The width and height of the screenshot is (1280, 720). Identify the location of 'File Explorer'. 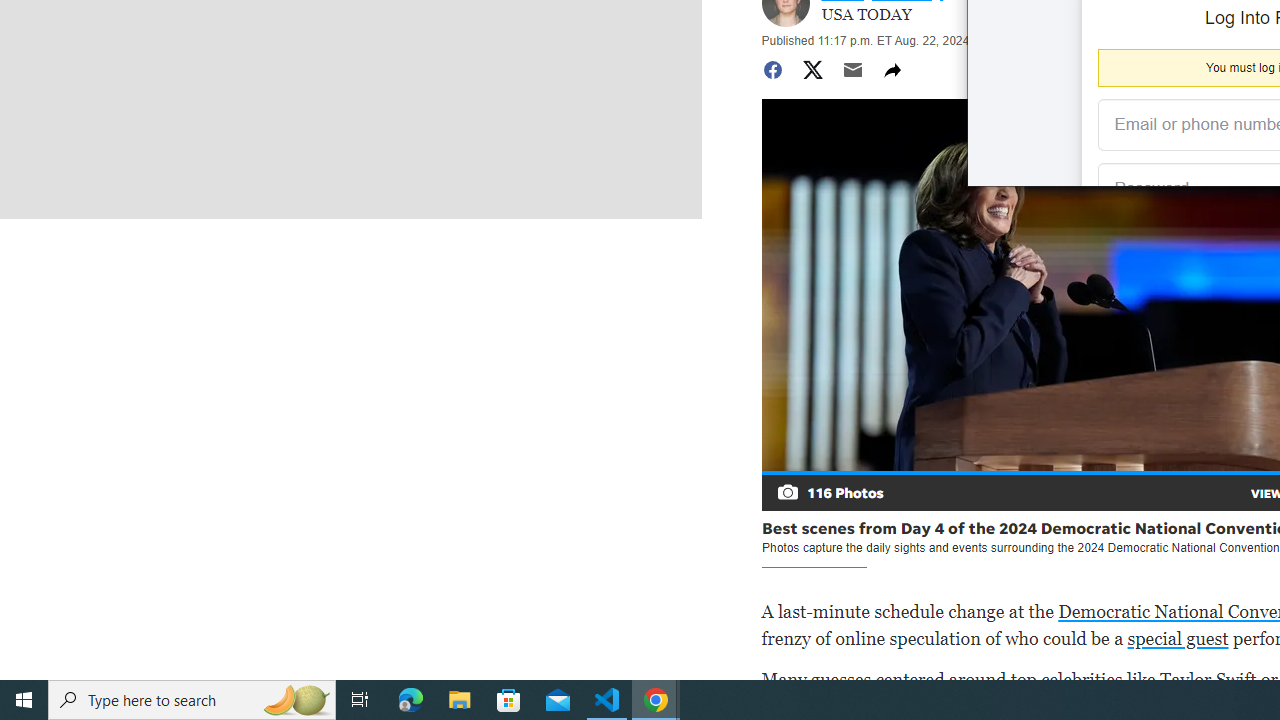
(459, 698).